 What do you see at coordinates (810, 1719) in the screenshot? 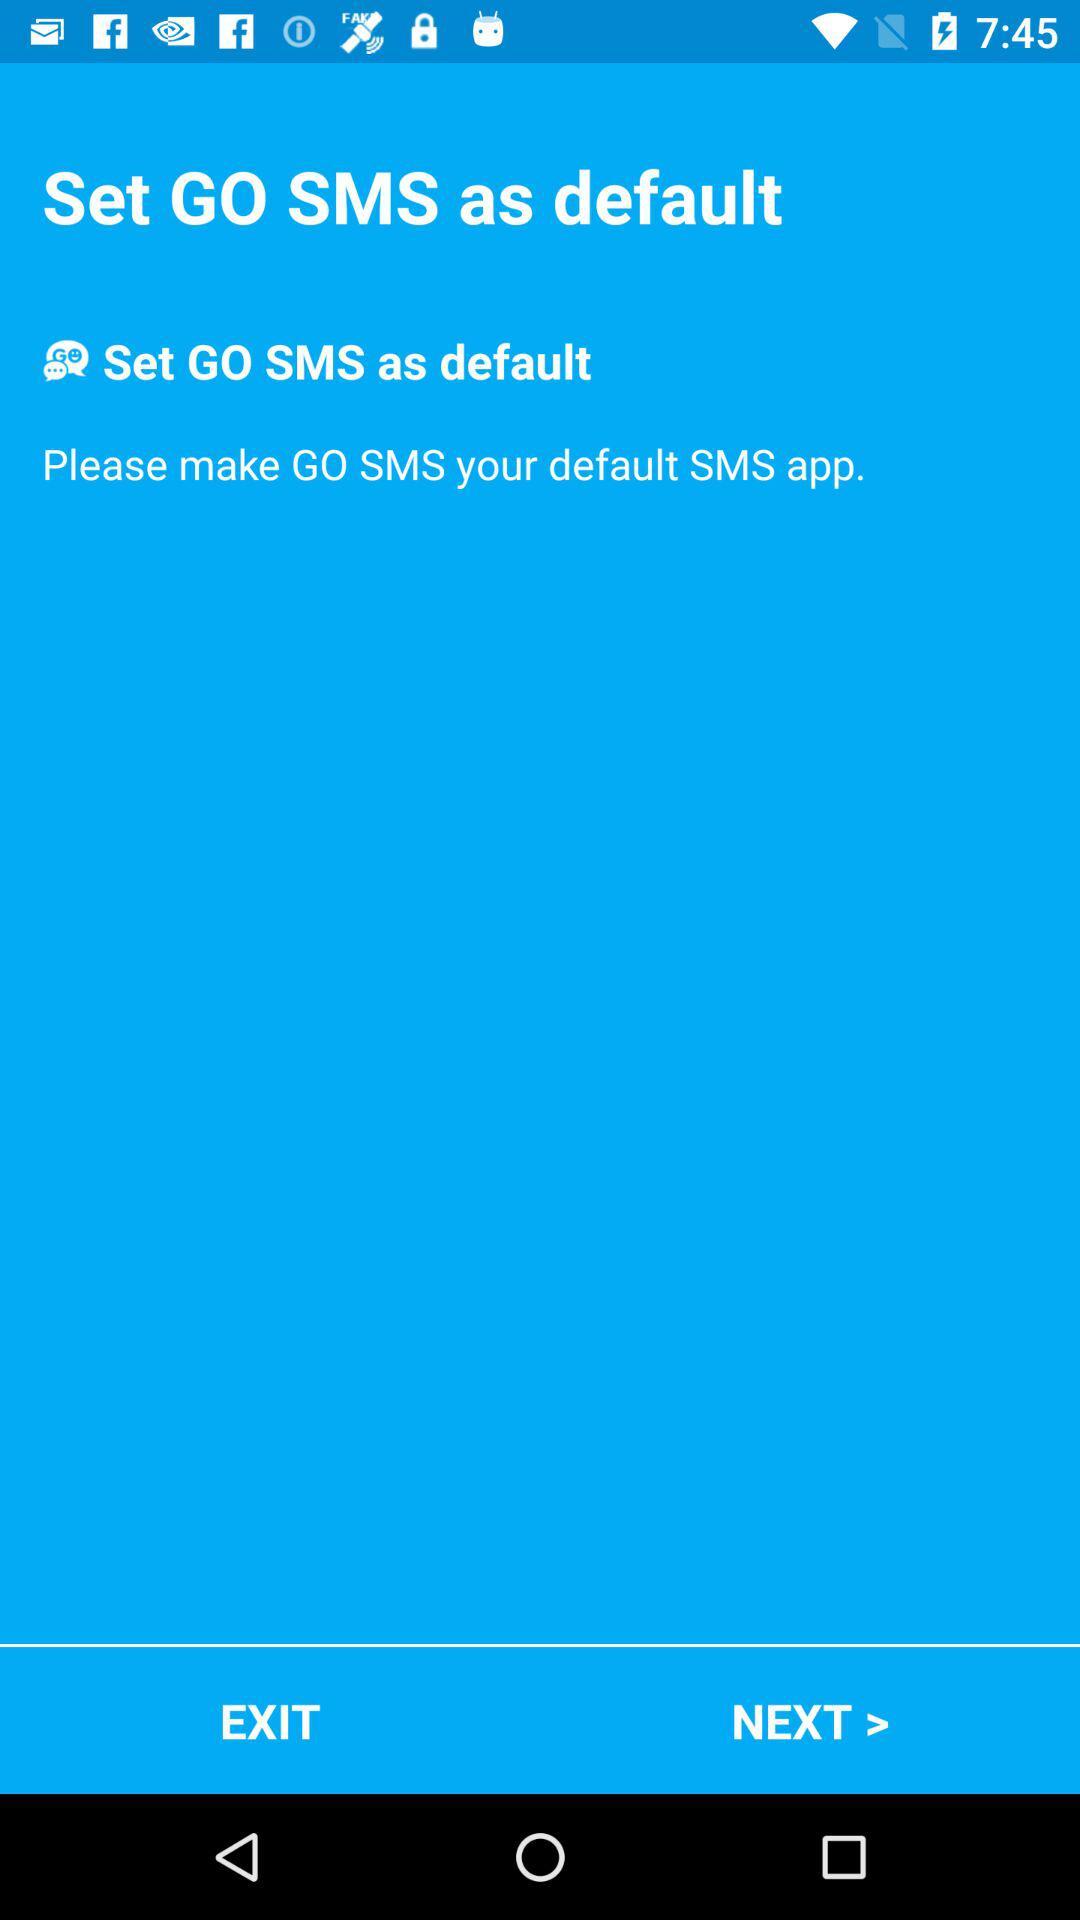
I see `the next >` at bounding box center [810, 1719].